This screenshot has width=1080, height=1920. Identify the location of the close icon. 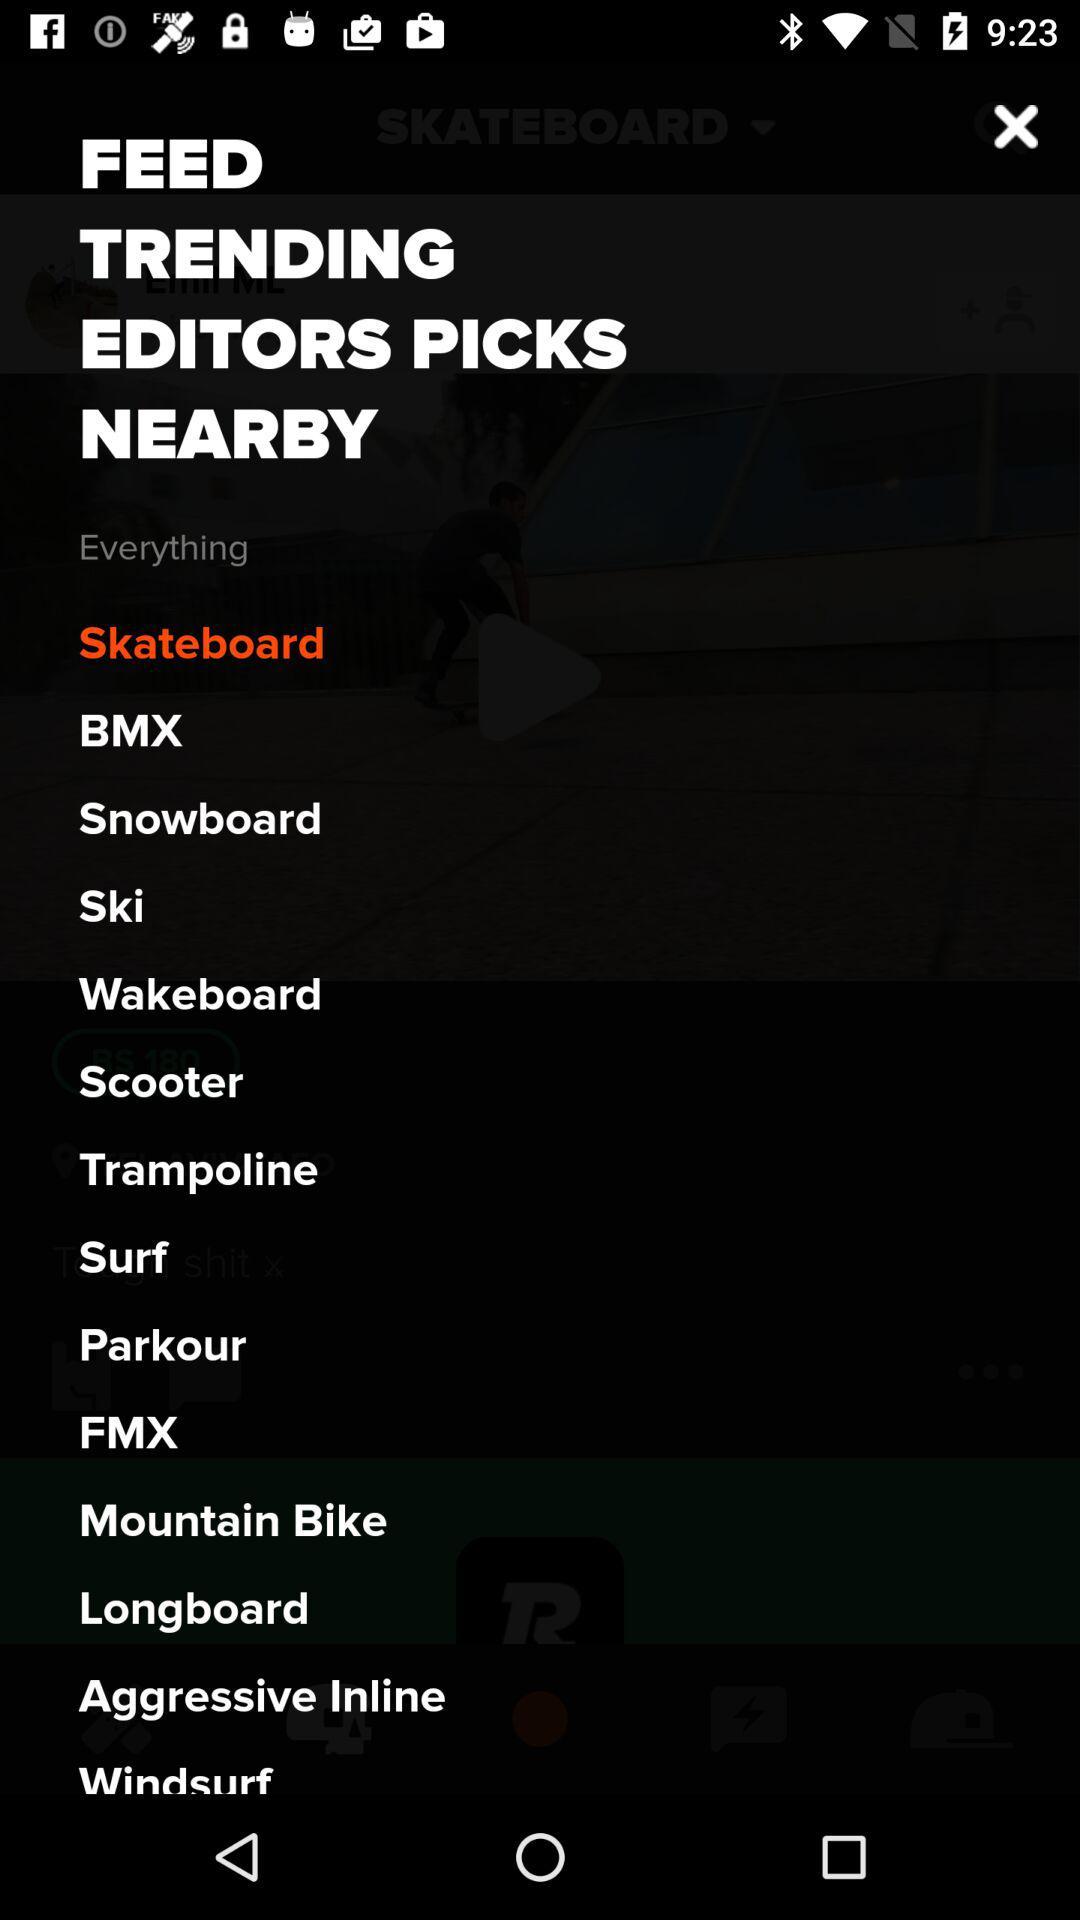
(1016, 125).